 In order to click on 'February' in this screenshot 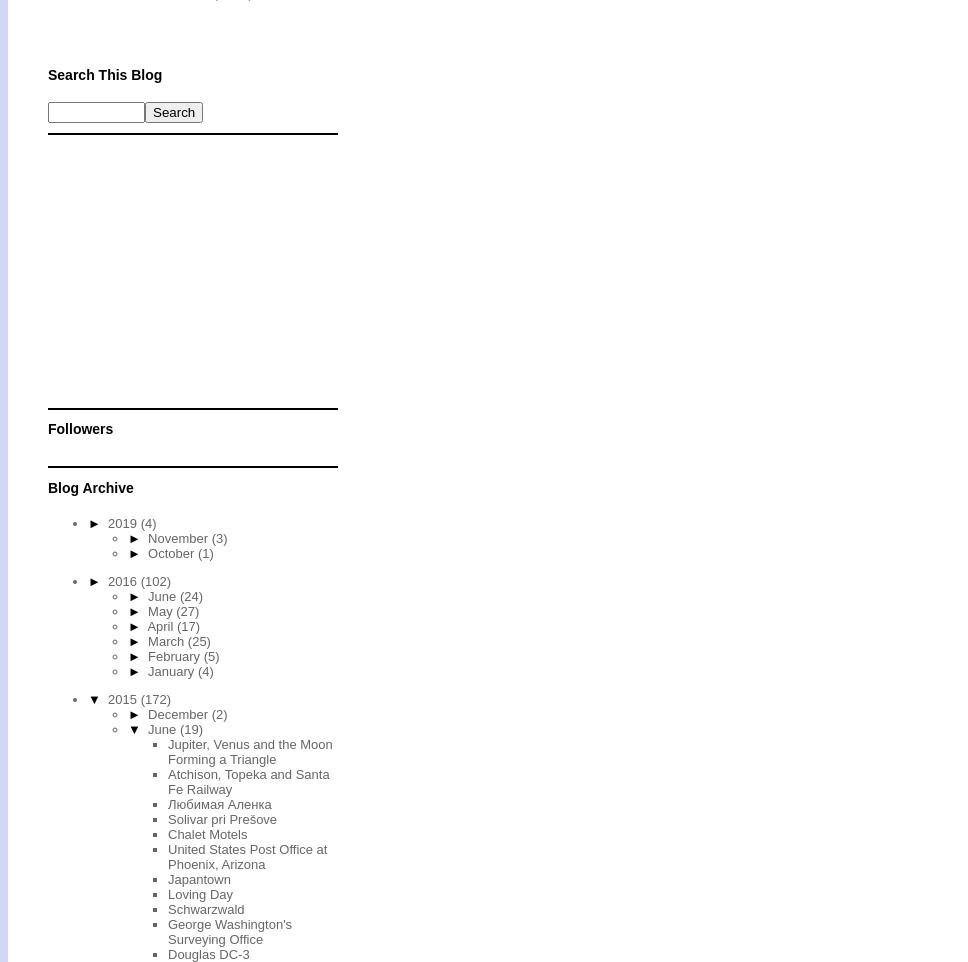, I will do `click(175, 655)`.